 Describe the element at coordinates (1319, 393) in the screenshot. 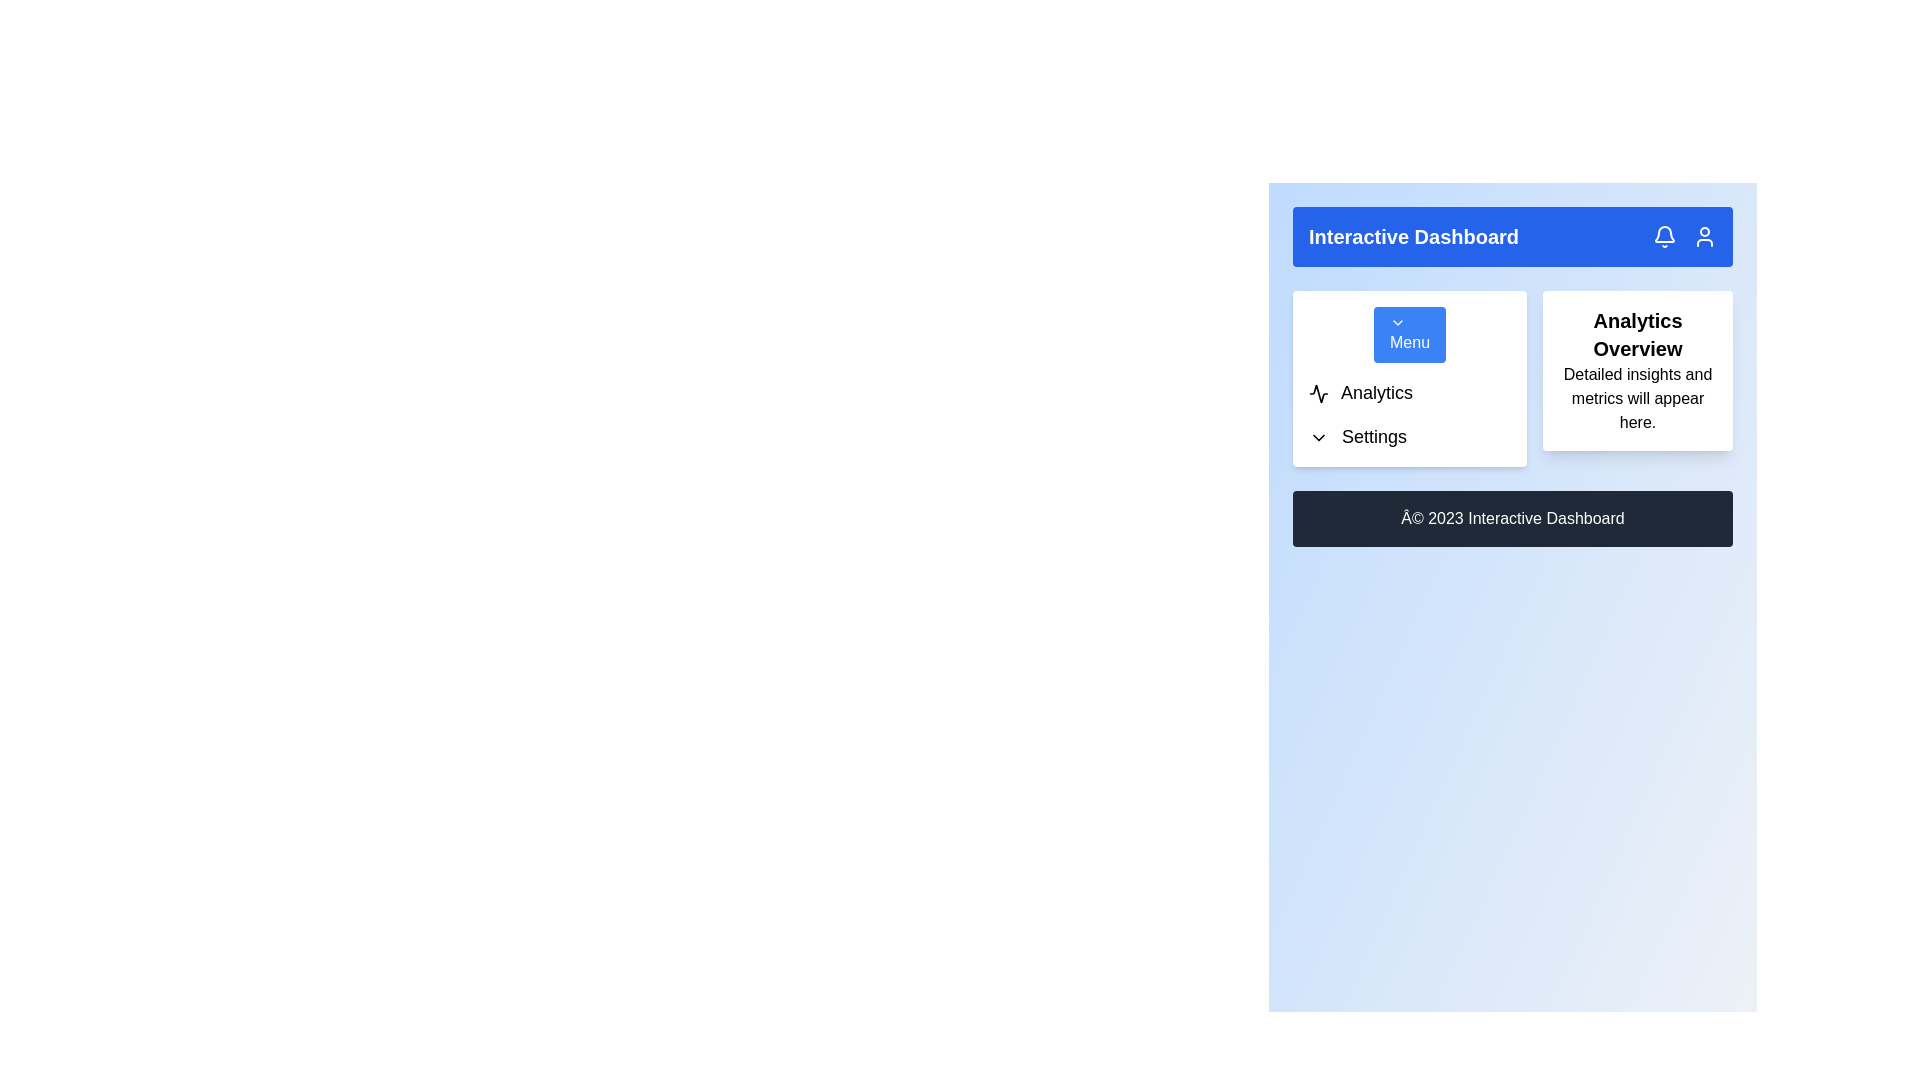

I see `the decorative icon representing the 'Analytics' section in the left panel of the application interface, which is located next to the 'Analytics' text label` at that location.